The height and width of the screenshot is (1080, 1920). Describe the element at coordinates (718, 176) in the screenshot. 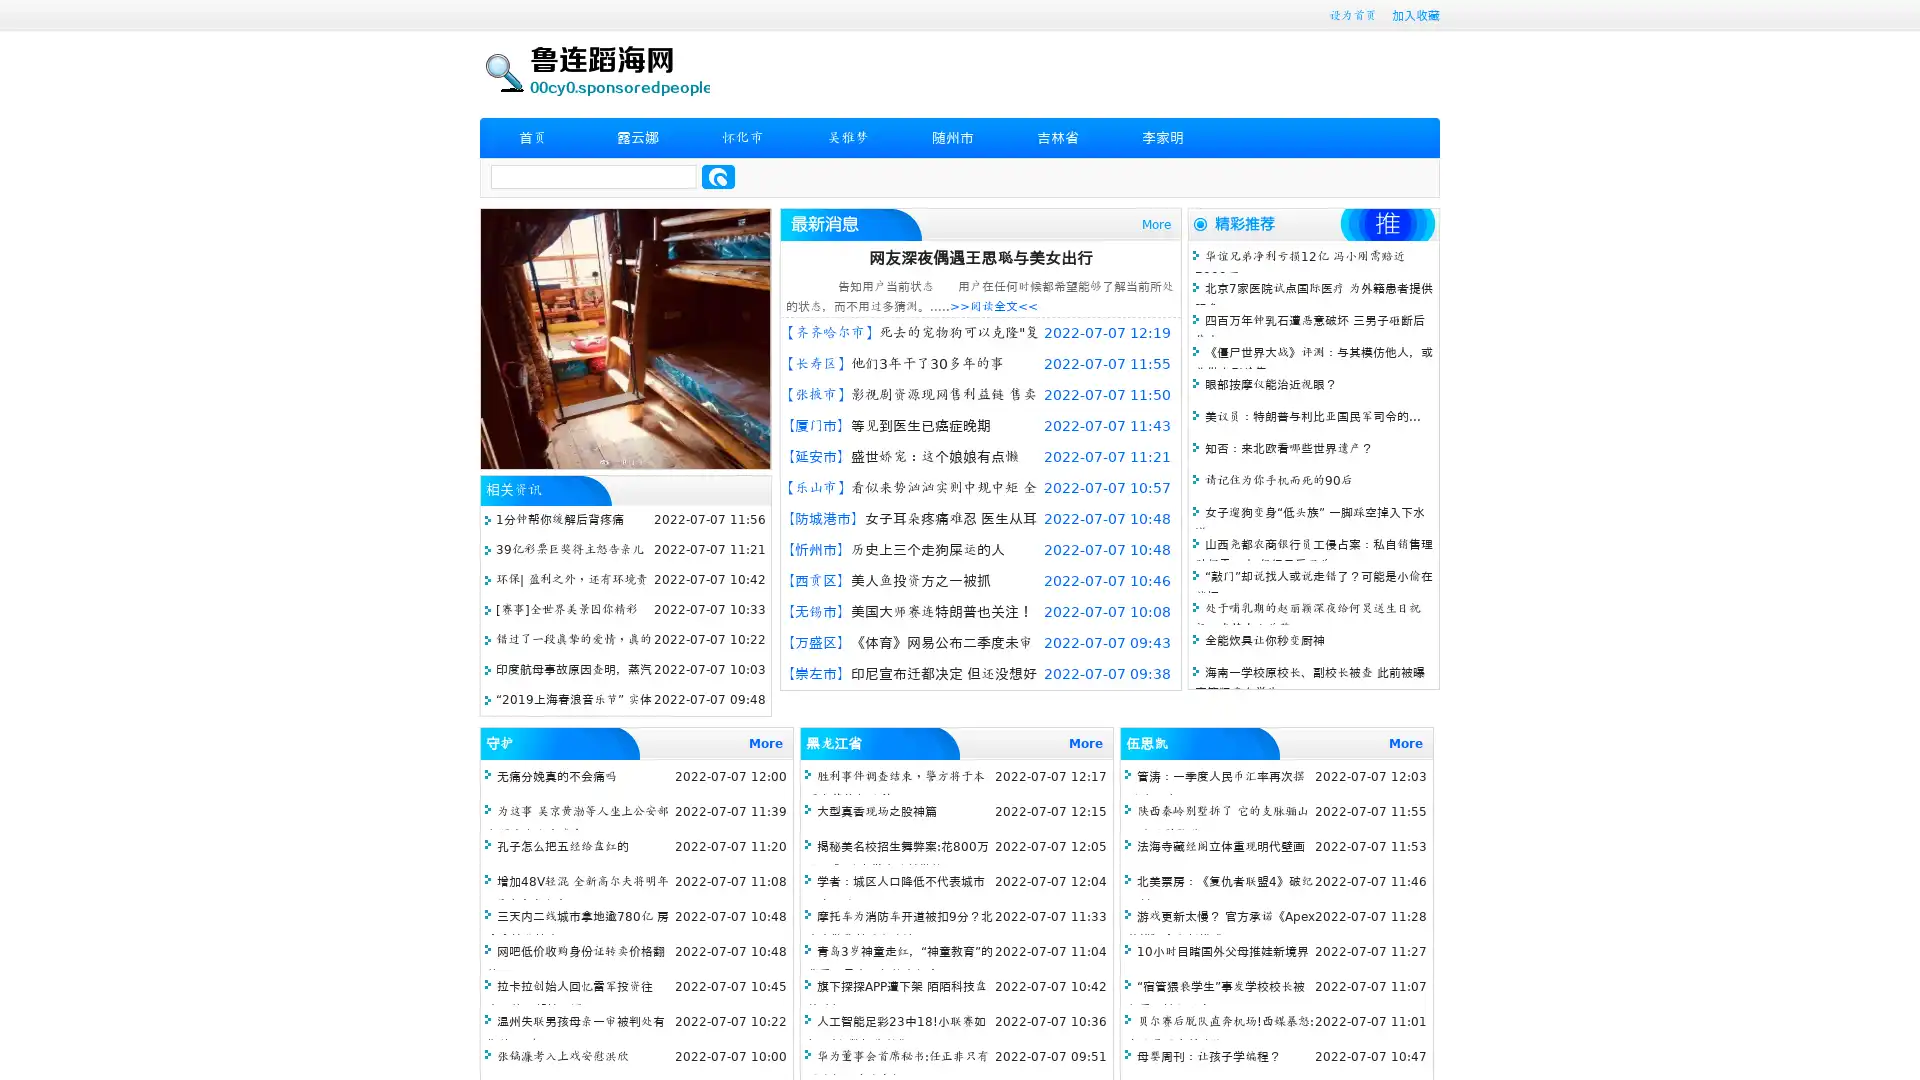

I see `Search` at that location.